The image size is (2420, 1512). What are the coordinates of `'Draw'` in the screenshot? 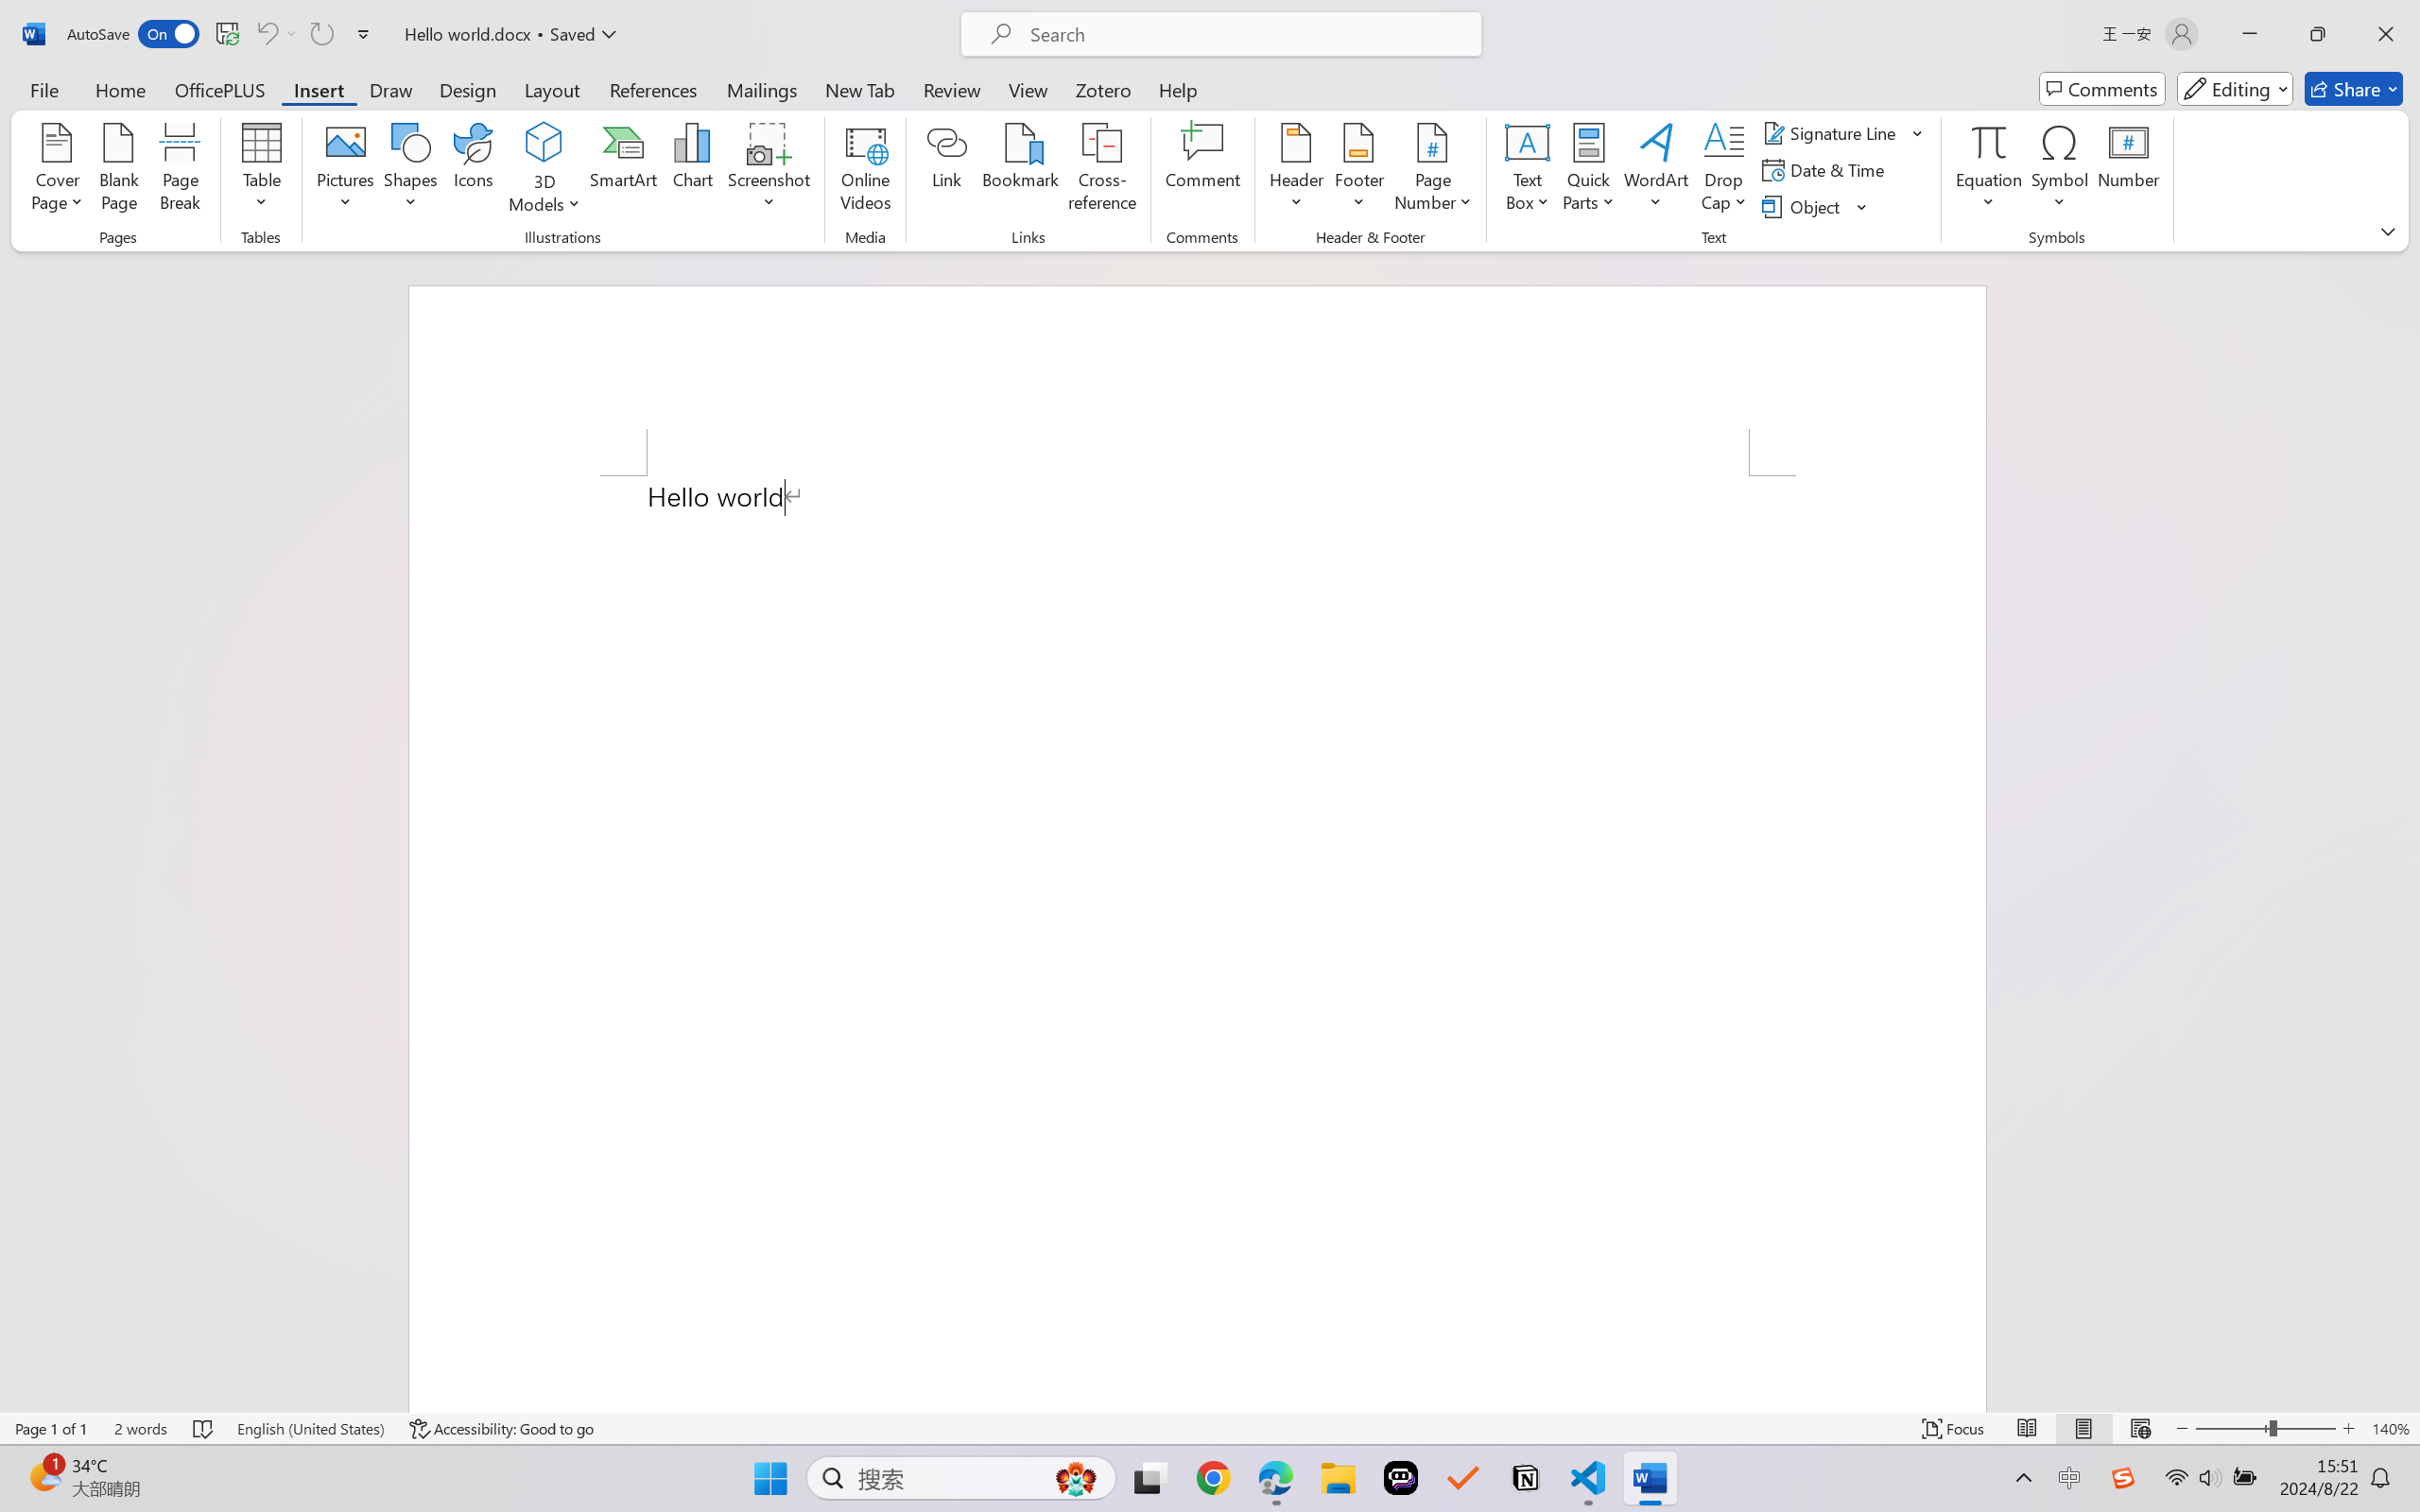 It's located at (391, 88).